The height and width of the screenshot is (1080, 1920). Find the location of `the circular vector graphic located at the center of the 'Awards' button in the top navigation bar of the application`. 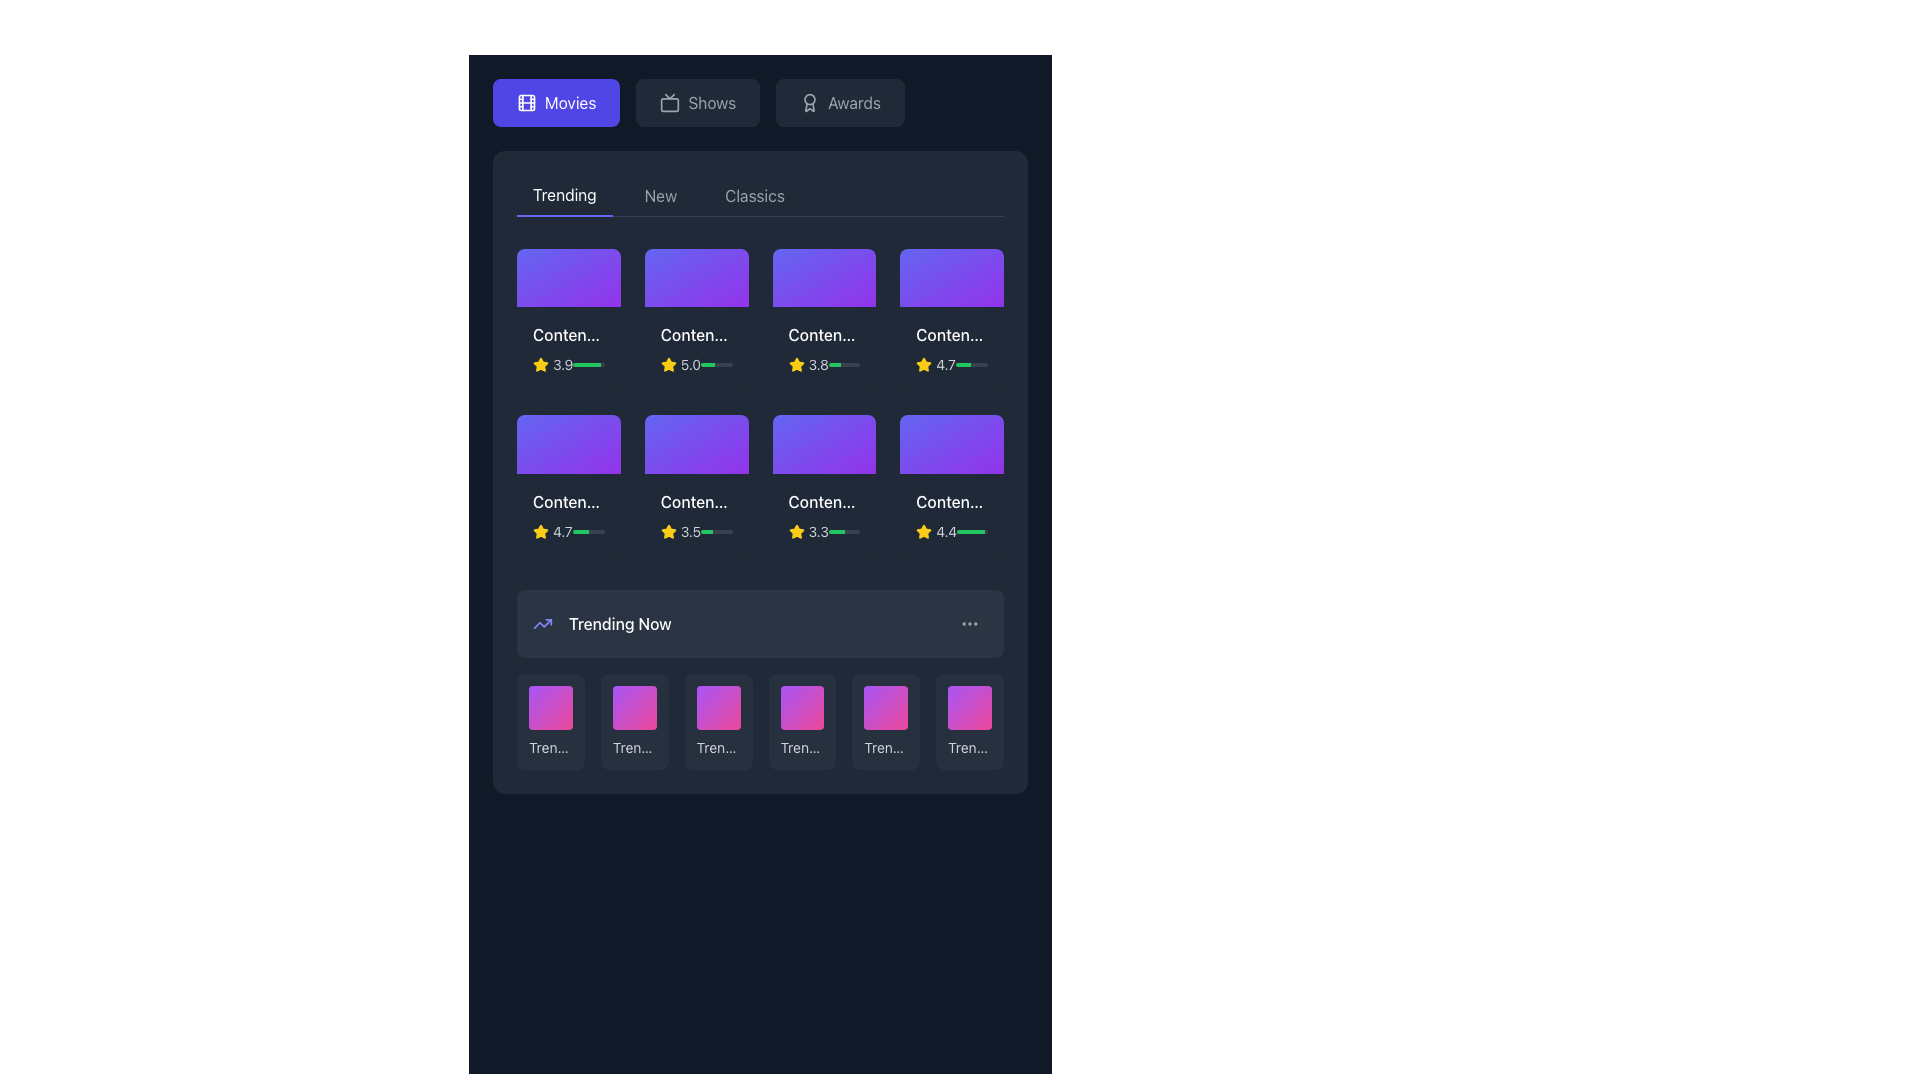

the circular vector graphic located at the center of the 'Awards' button in the top navigation bar of the application is located at coordinates (810, 99).